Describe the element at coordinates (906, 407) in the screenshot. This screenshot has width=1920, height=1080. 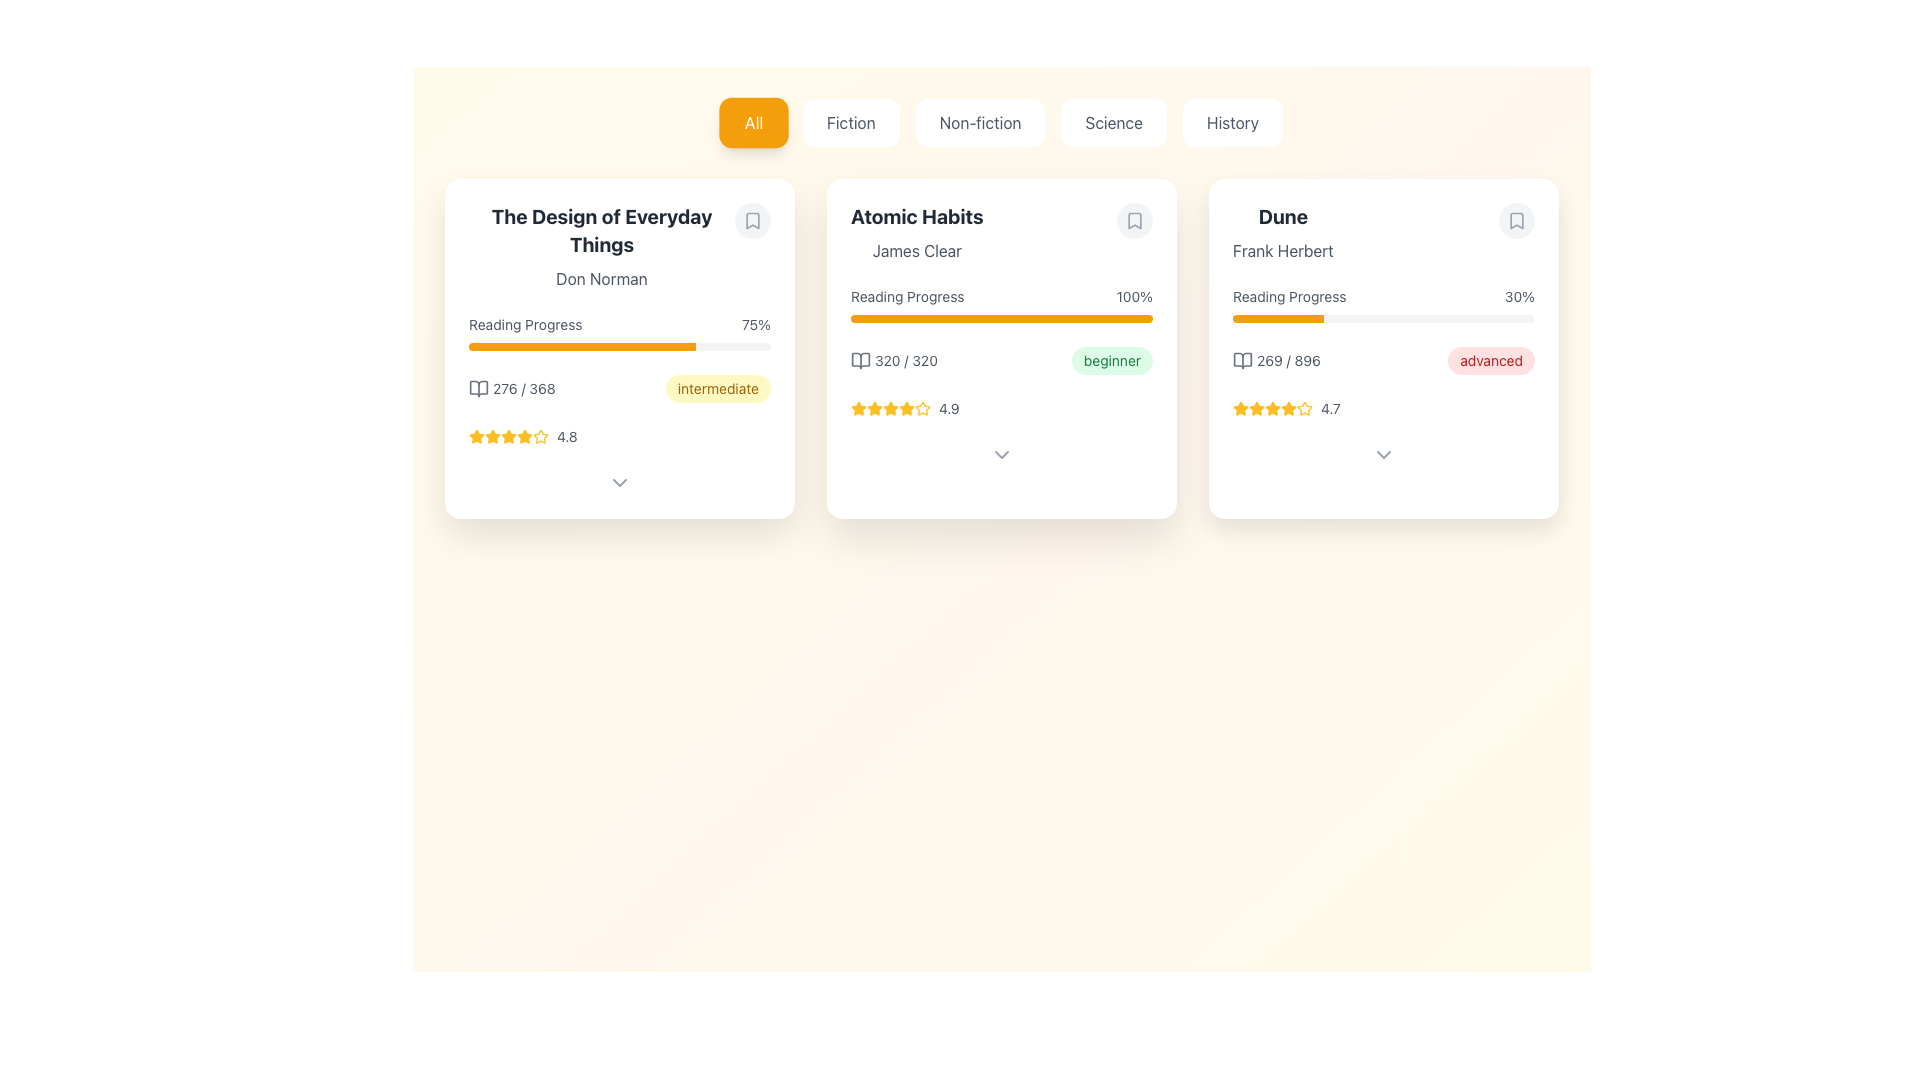
I see `the fourth star-shaped icon in the rating section of the 'Atomic Habits' card` at that location.